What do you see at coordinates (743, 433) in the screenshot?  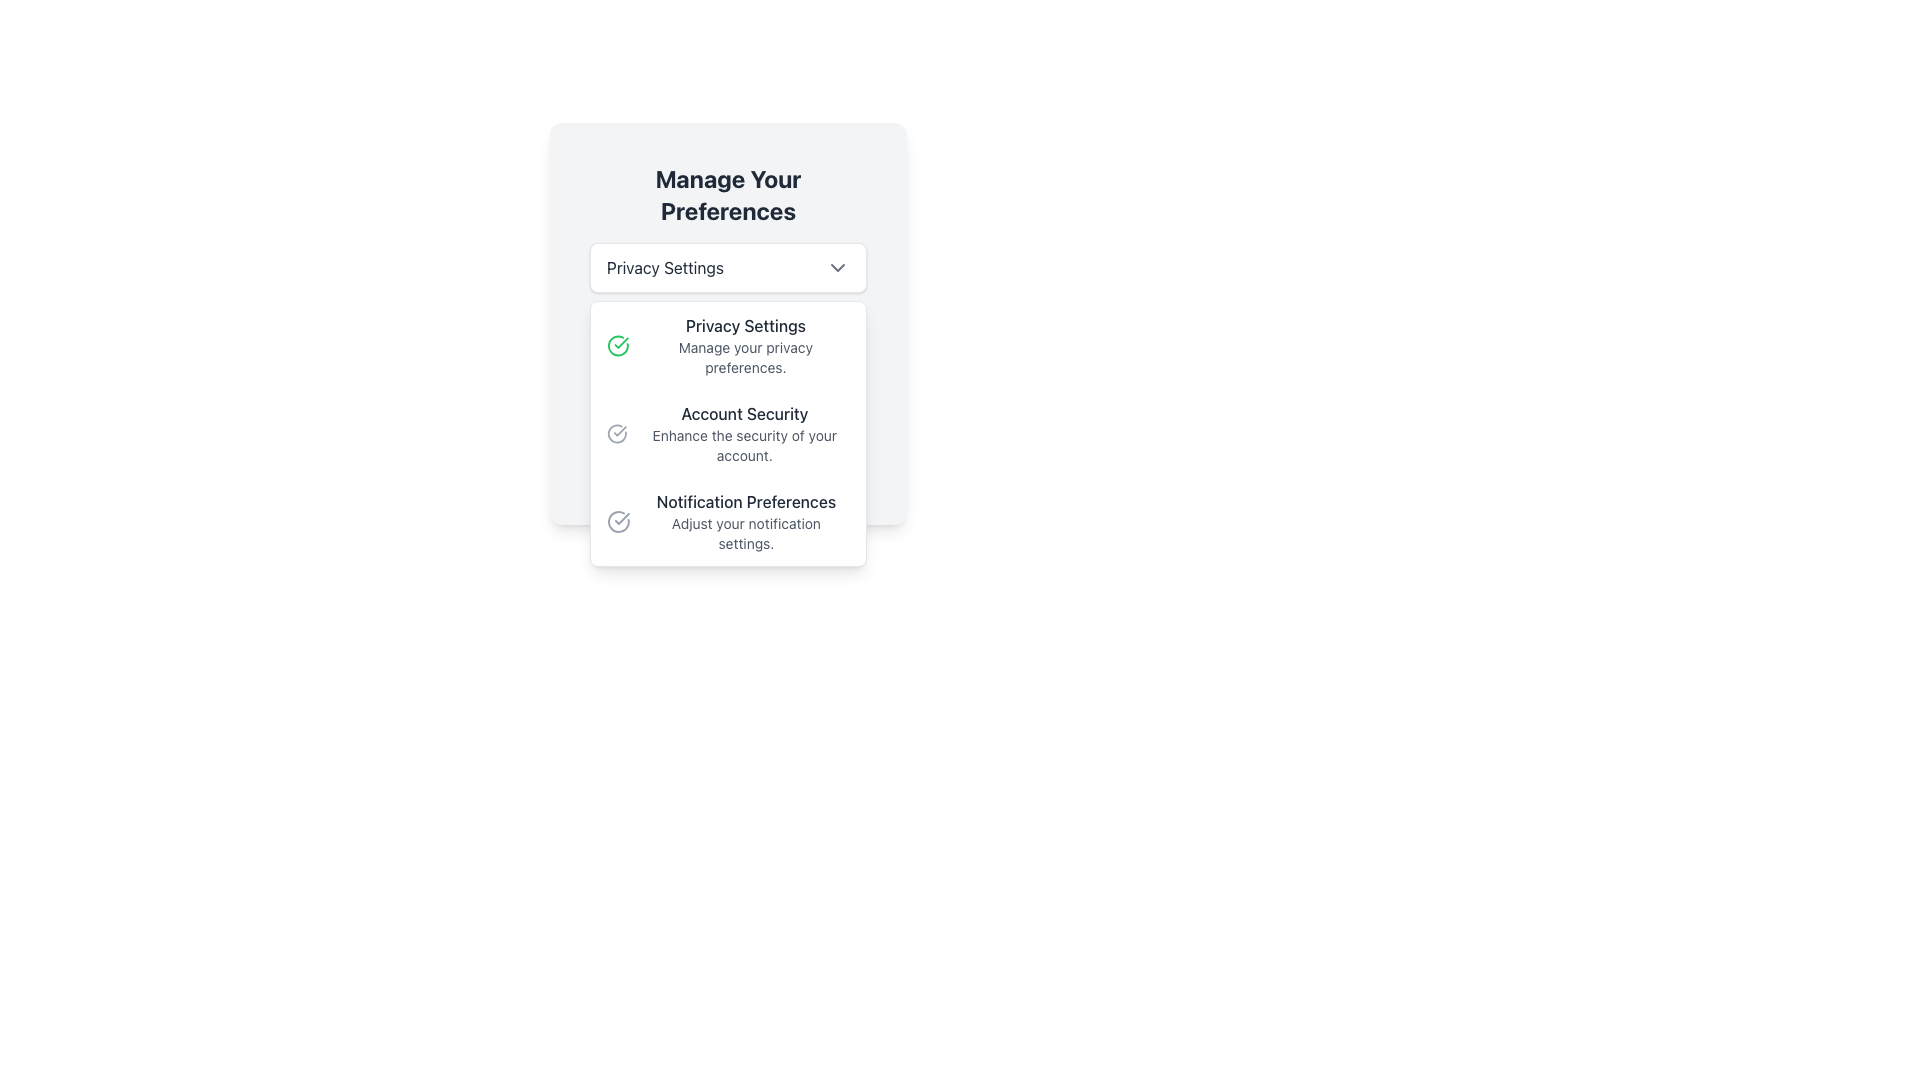 I see `informational text block about enhancing account security, which is the second item in the settings menu list, located below 'Privacy Settings' and above 'Notification Preferences'` at bounding box center [743, 433].